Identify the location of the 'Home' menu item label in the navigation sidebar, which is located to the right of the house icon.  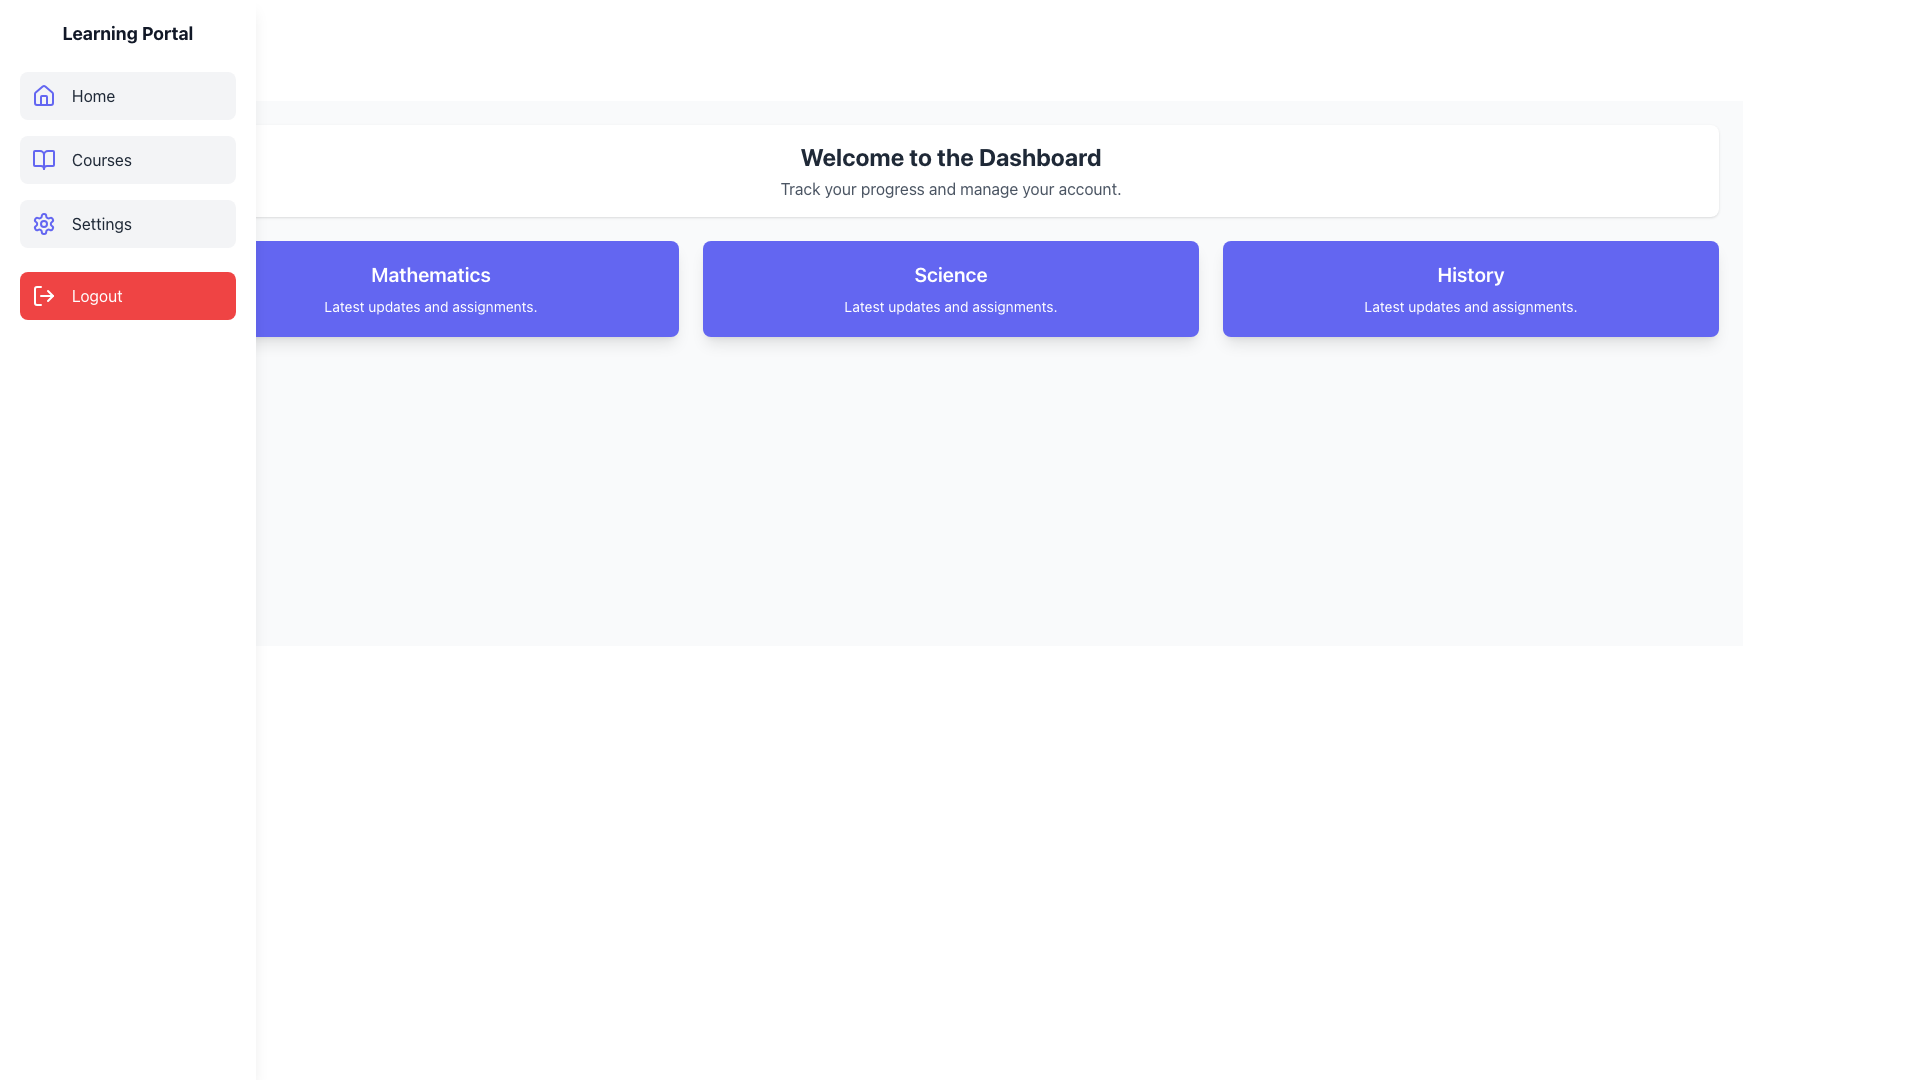
(92, 96).